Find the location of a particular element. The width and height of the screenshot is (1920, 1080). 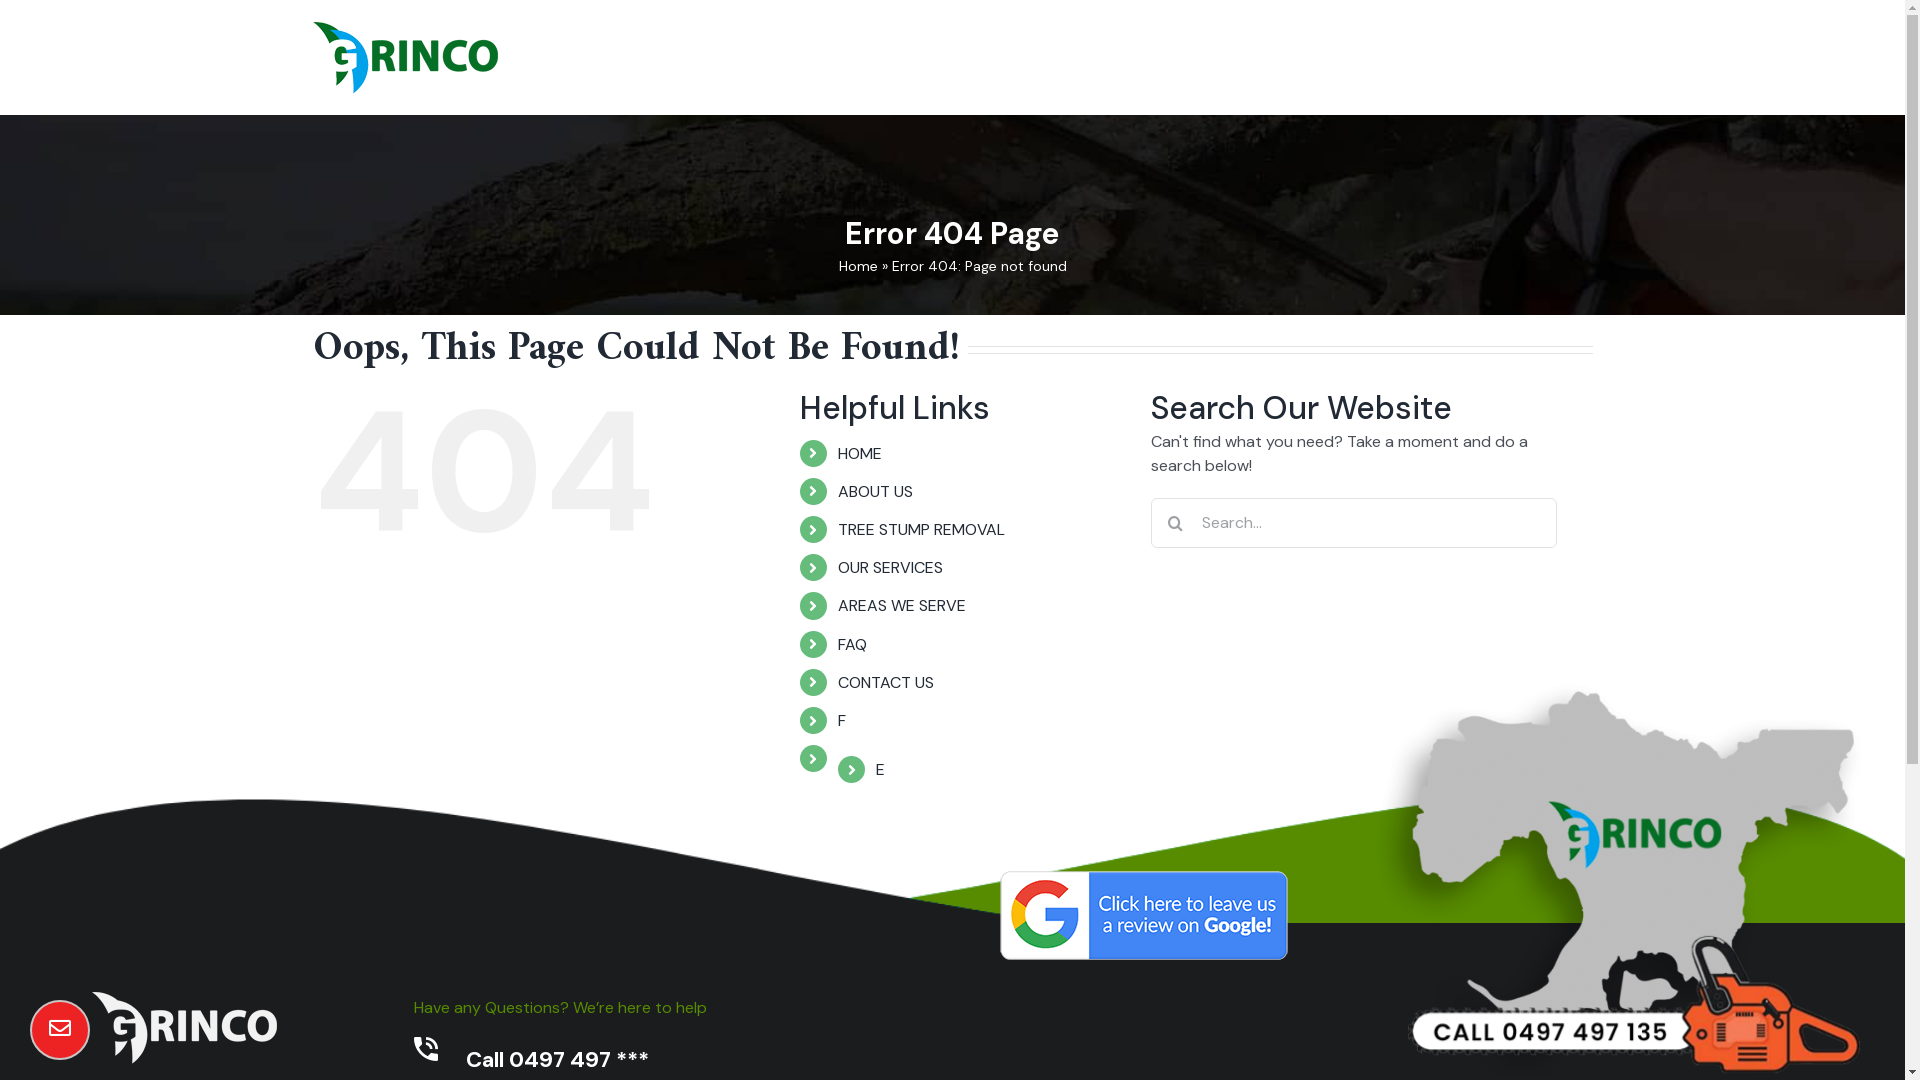

'HOME' is located at coordinates (859, 453).